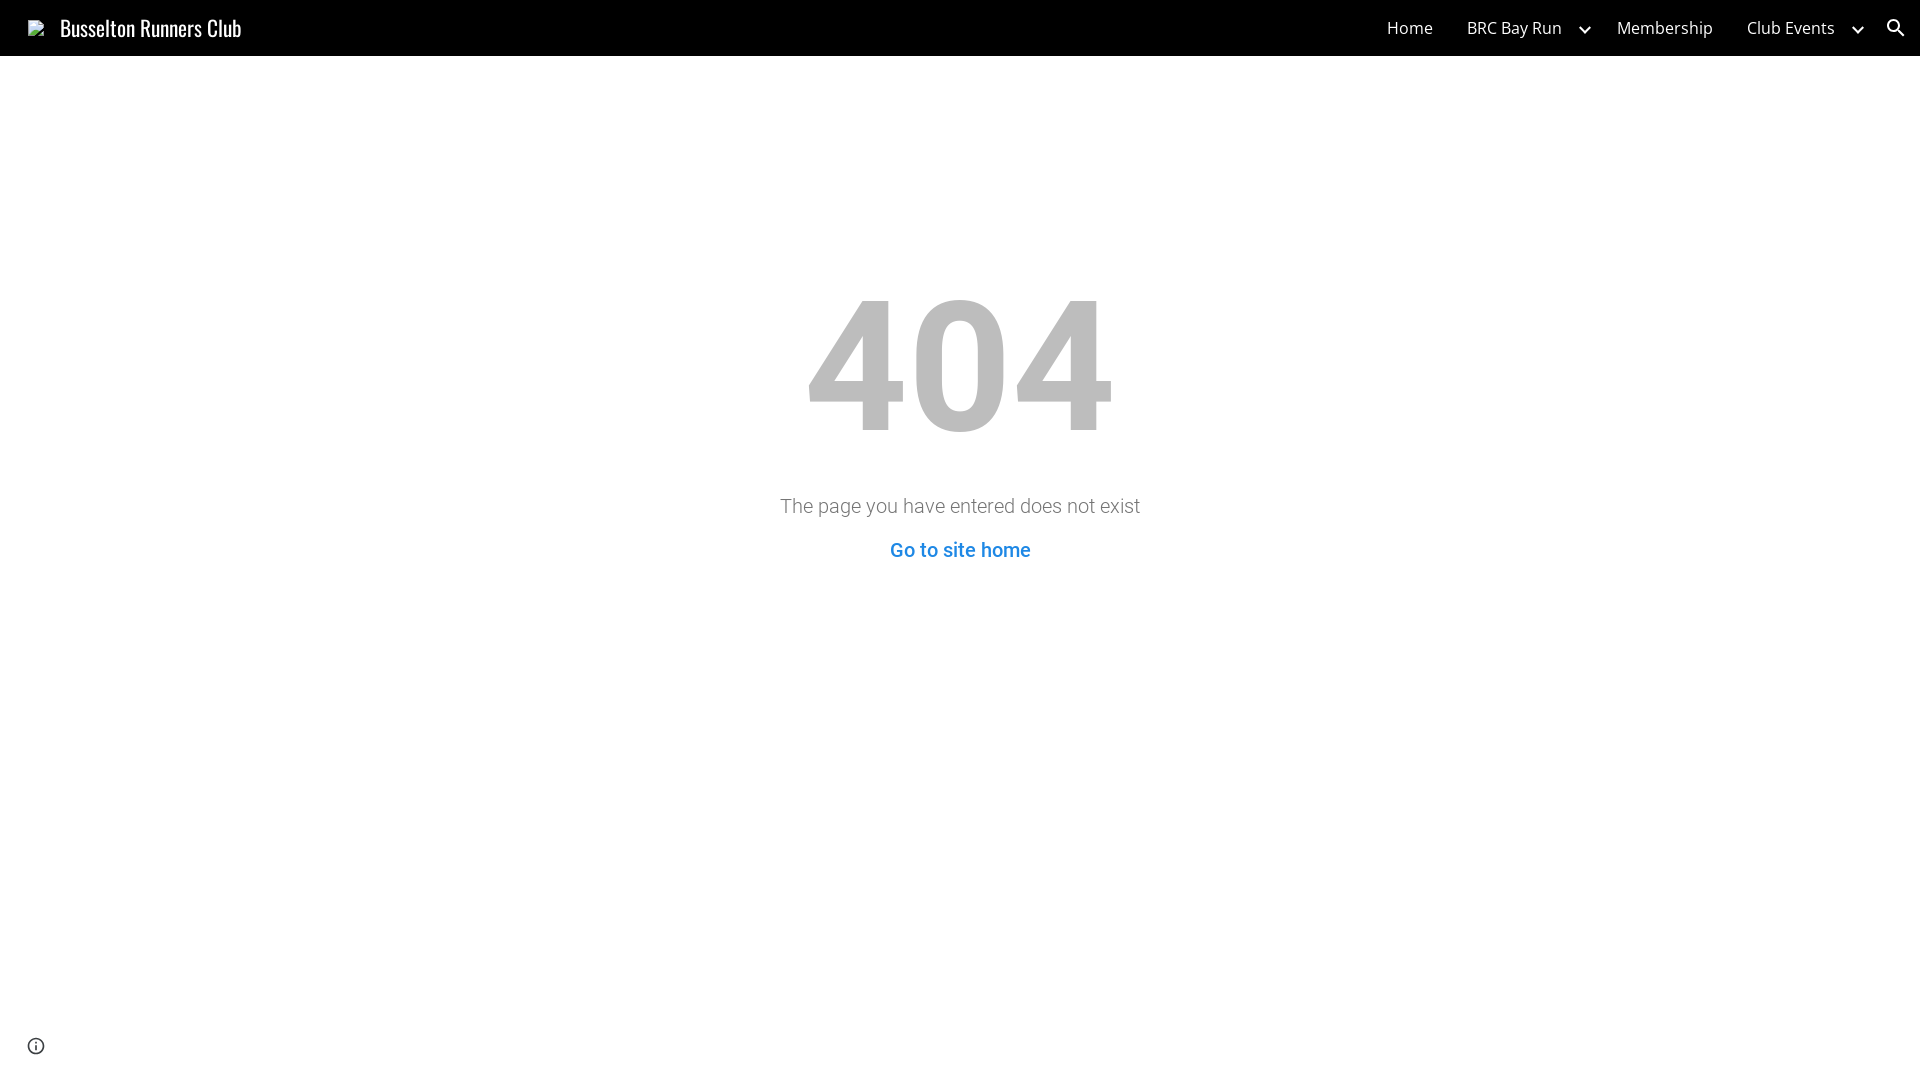 This screenshot has width=1920, height=1080. Describe the element at coordinates (133, 24) in the screenshot. I see `'Busselton Runners Club'` at that location.